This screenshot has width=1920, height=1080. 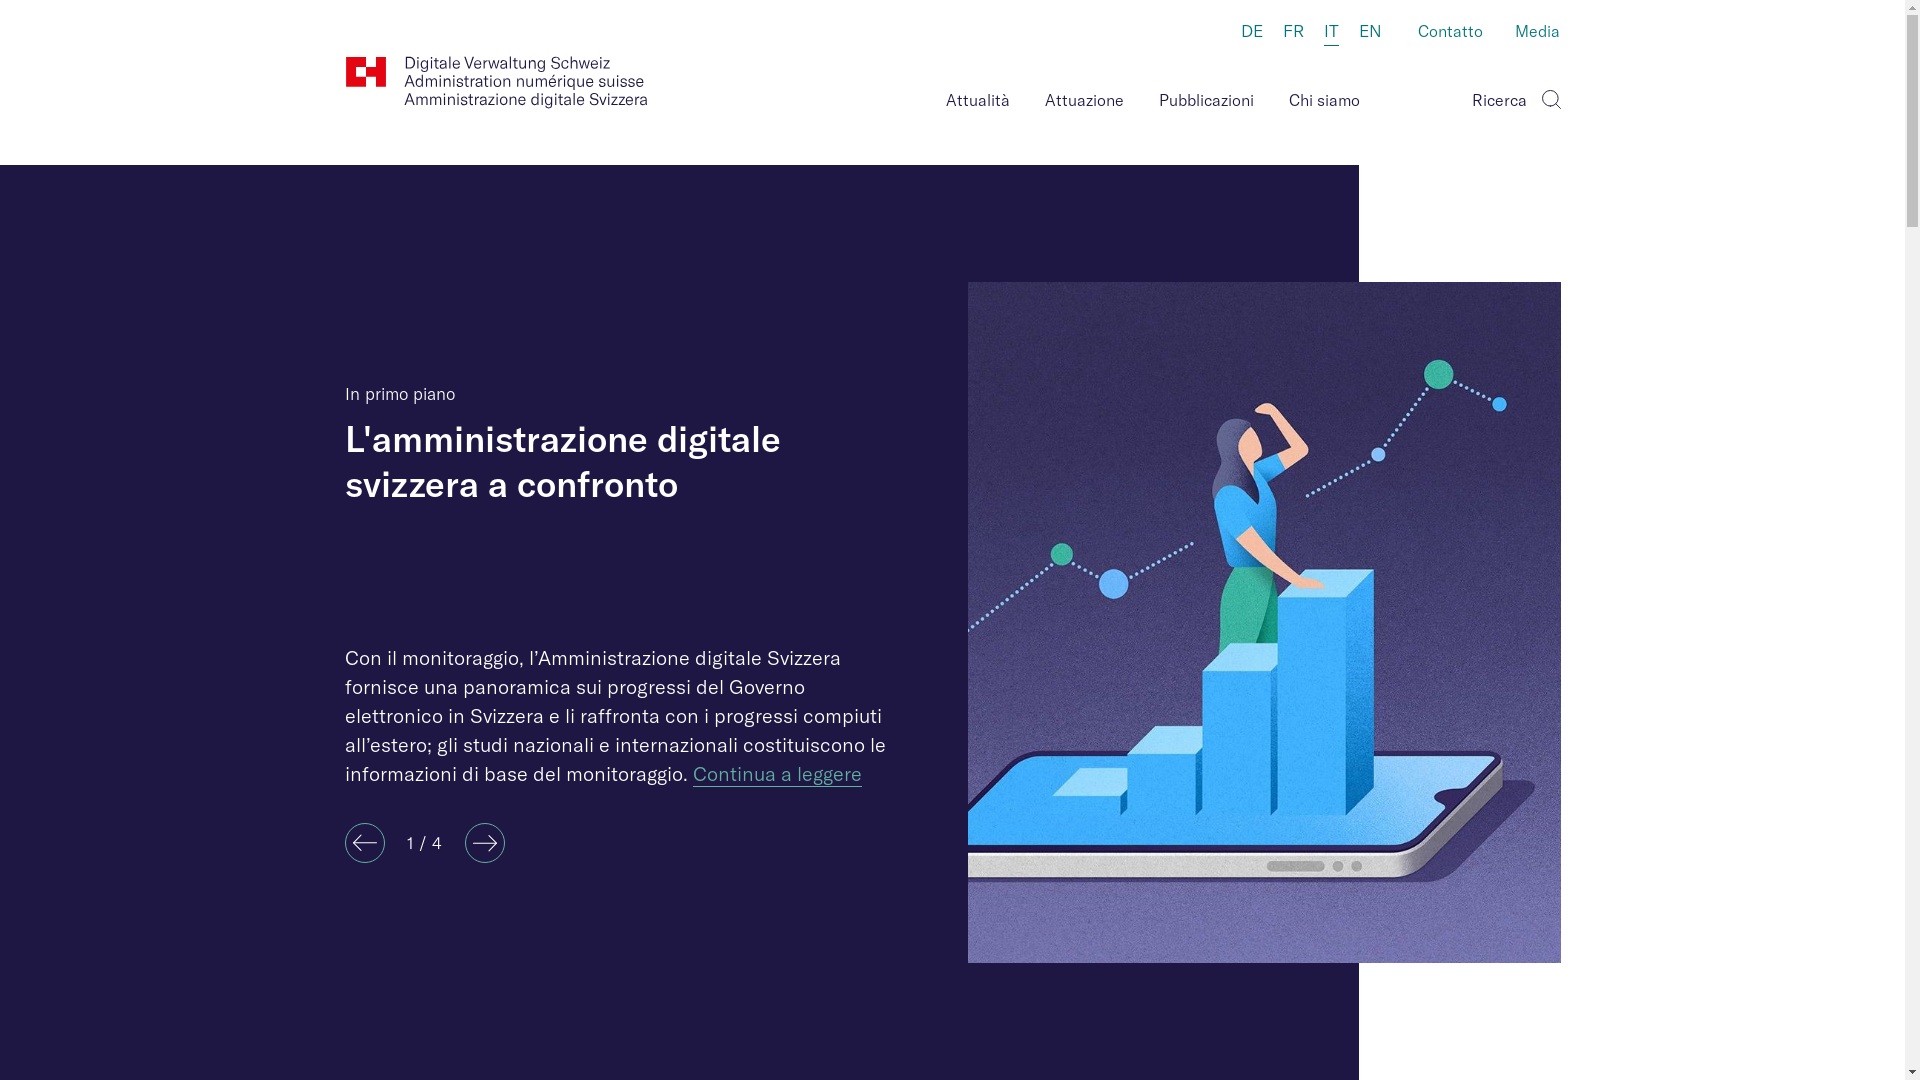 What do you see at coordinates (496, 81) in the screenshot?
I see `'Website Logo'` at bounding box center [496, 81].